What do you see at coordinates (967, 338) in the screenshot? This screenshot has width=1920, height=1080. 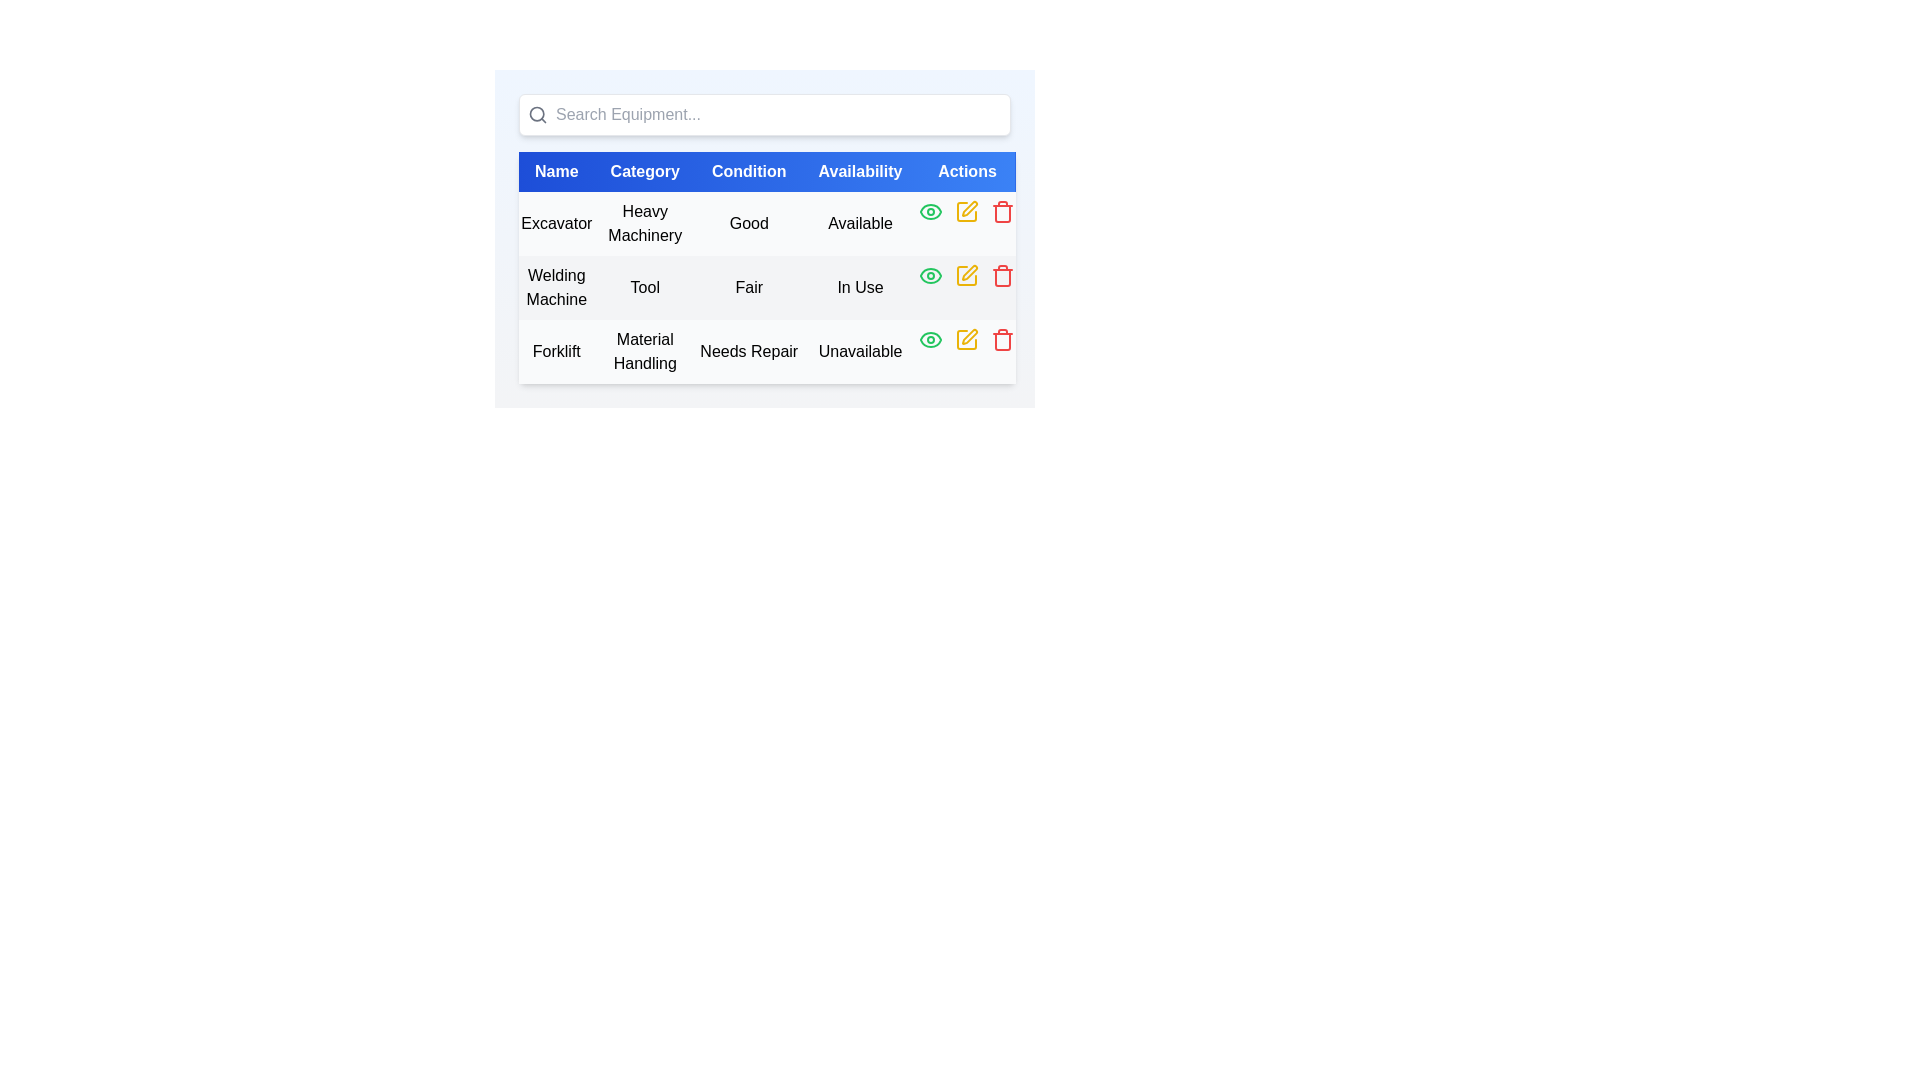 I see `the edit icon button located in the 'Actions' column of the 'Forklift' row` at bounding box center [967, 338].